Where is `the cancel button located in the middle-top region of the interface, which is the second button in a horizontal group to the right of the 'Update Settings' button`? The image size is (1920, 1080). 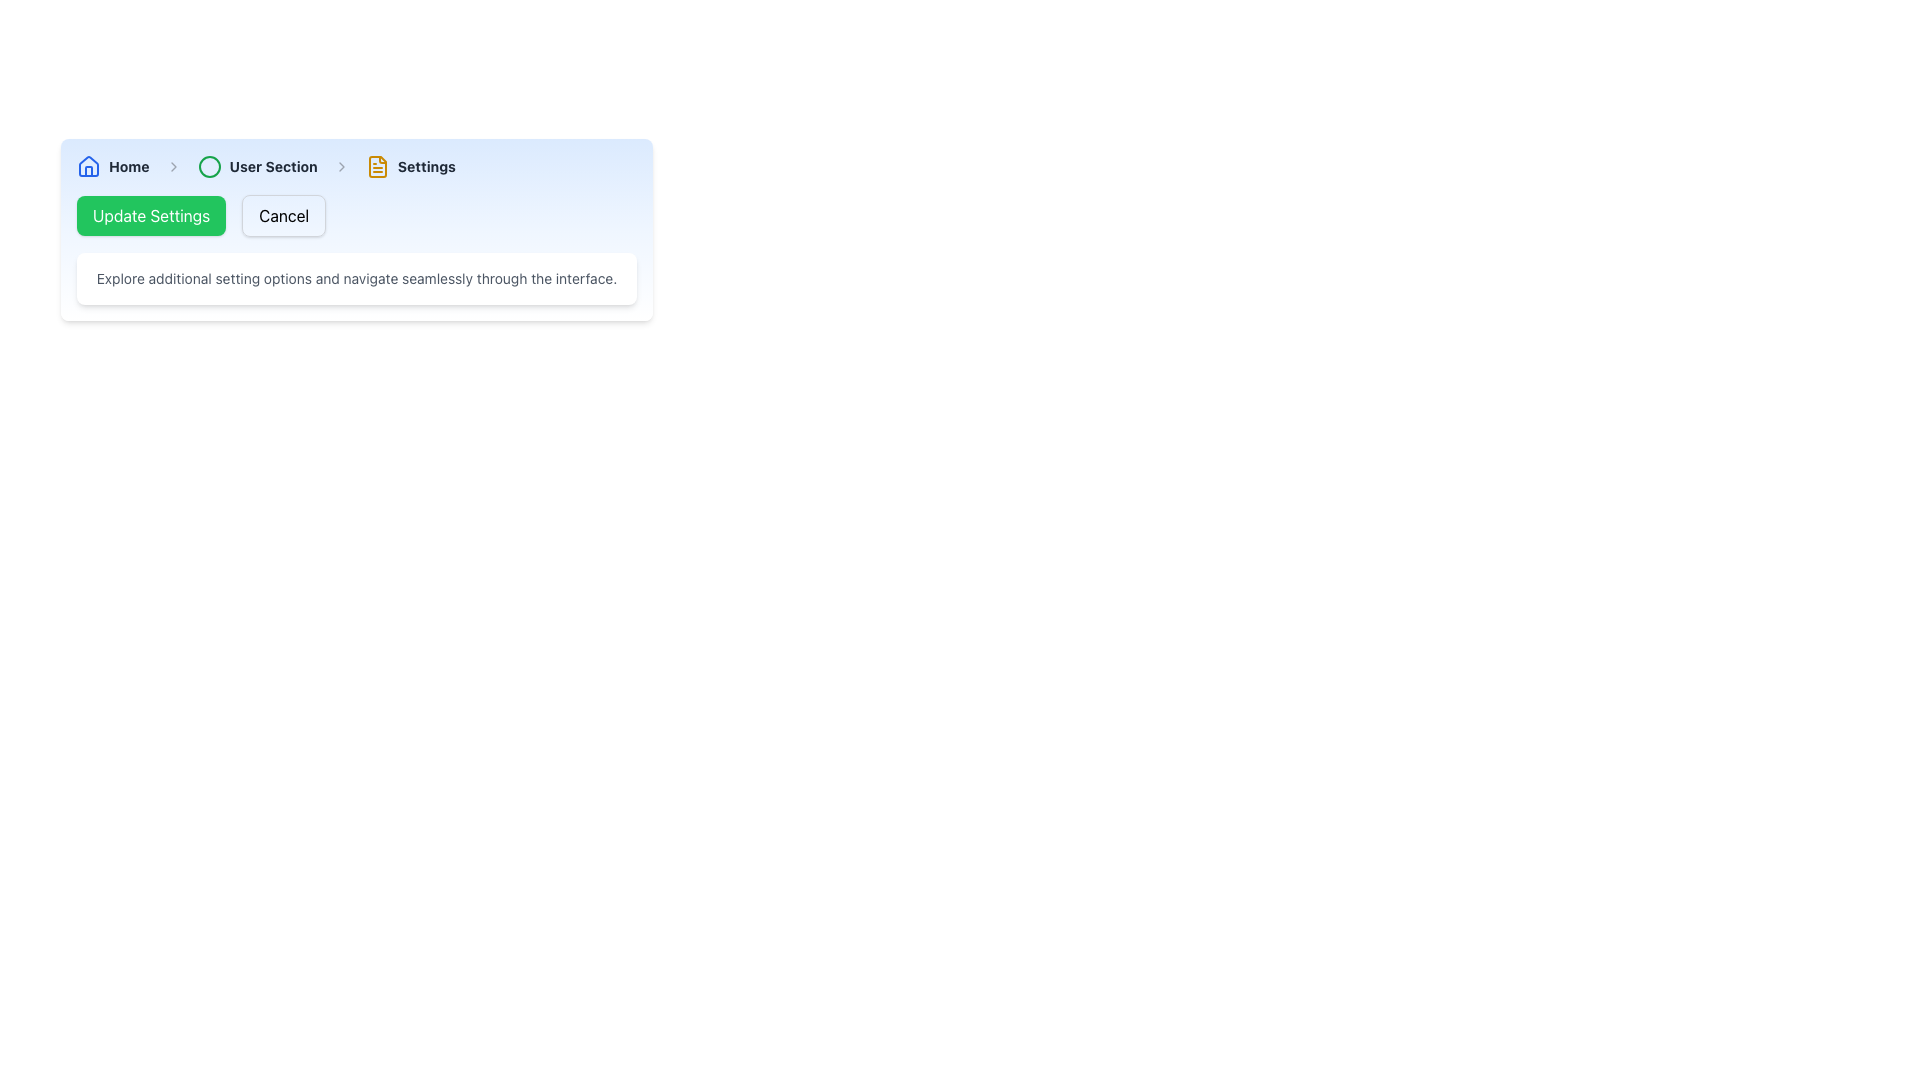
the cancel button located in the middle-top region of the interface, which is the second button in a horizontal group to the right of the 'Update Settings' button is located at coordinates (282, 216).